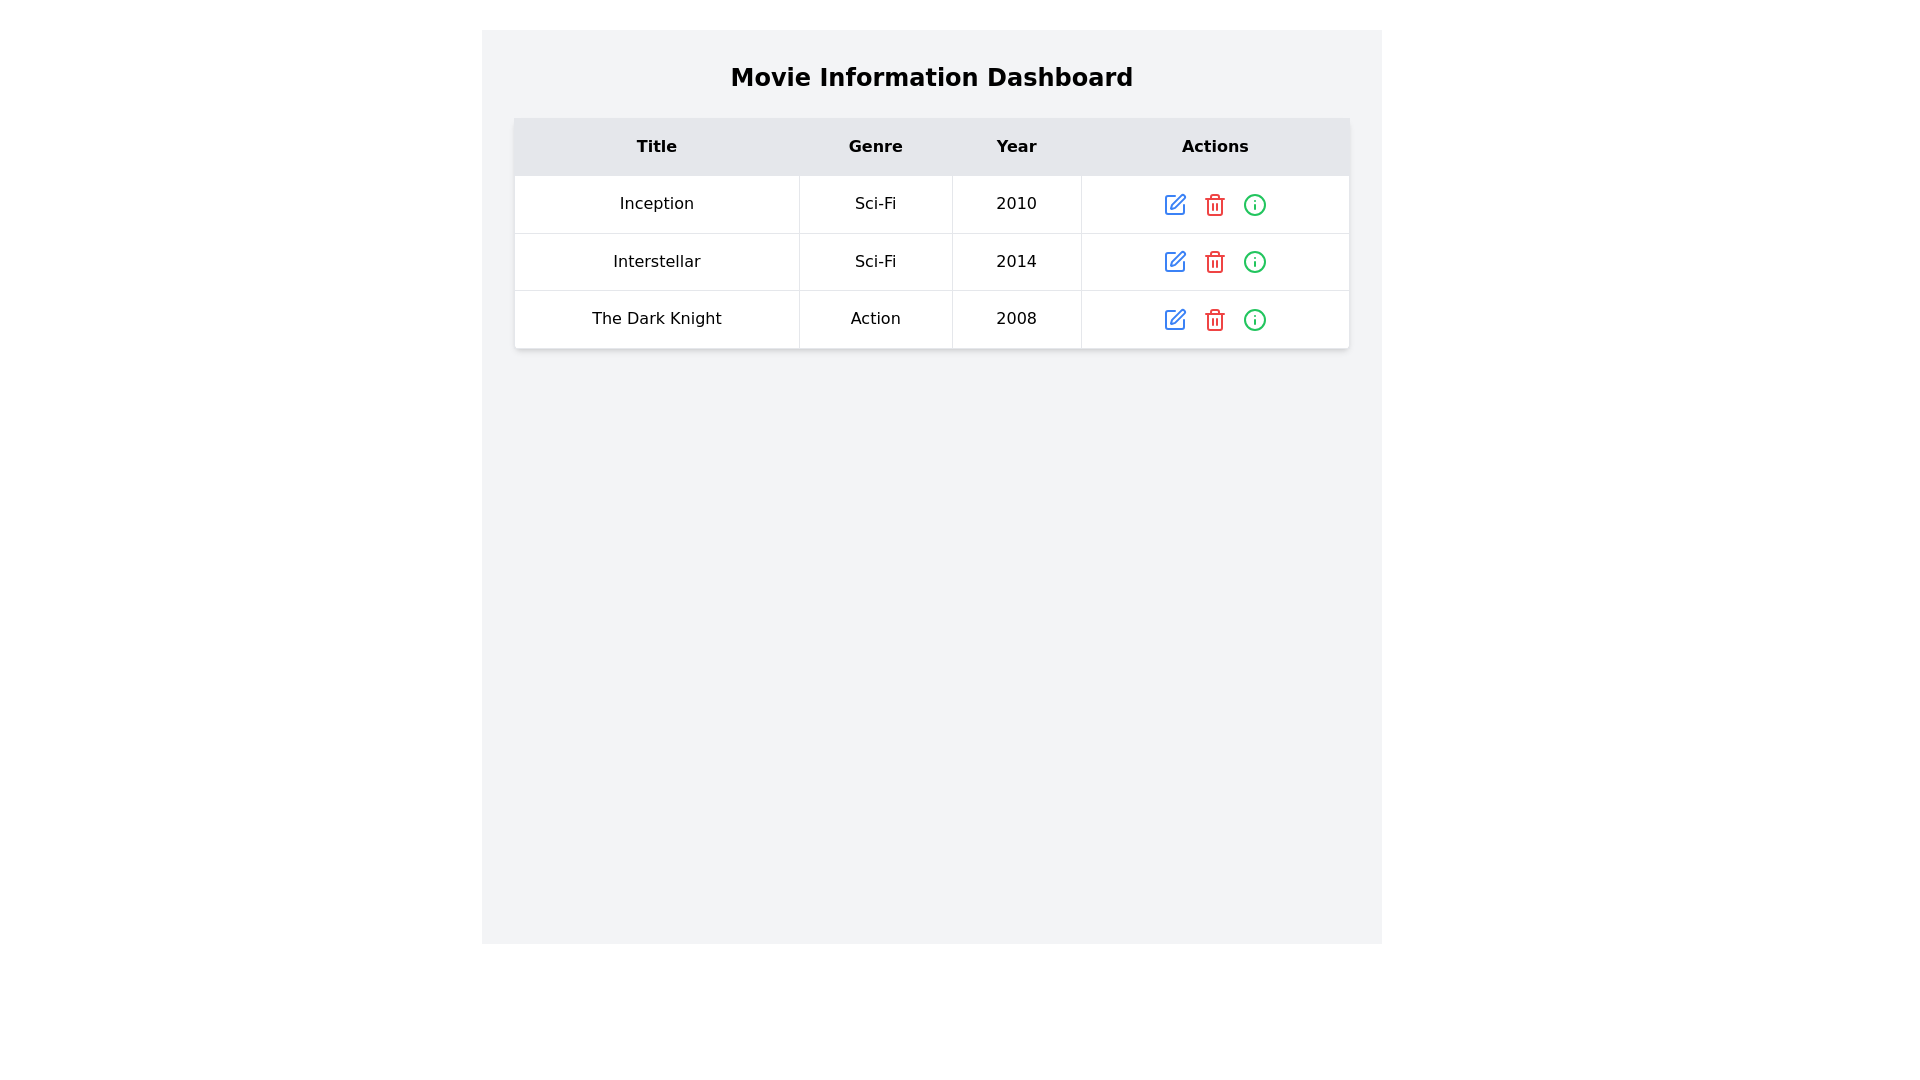  I want to click on the text label displaying 'The Dark Knight' in the first column of the third row in the table under the 'Title' heading, so click(657, 318).